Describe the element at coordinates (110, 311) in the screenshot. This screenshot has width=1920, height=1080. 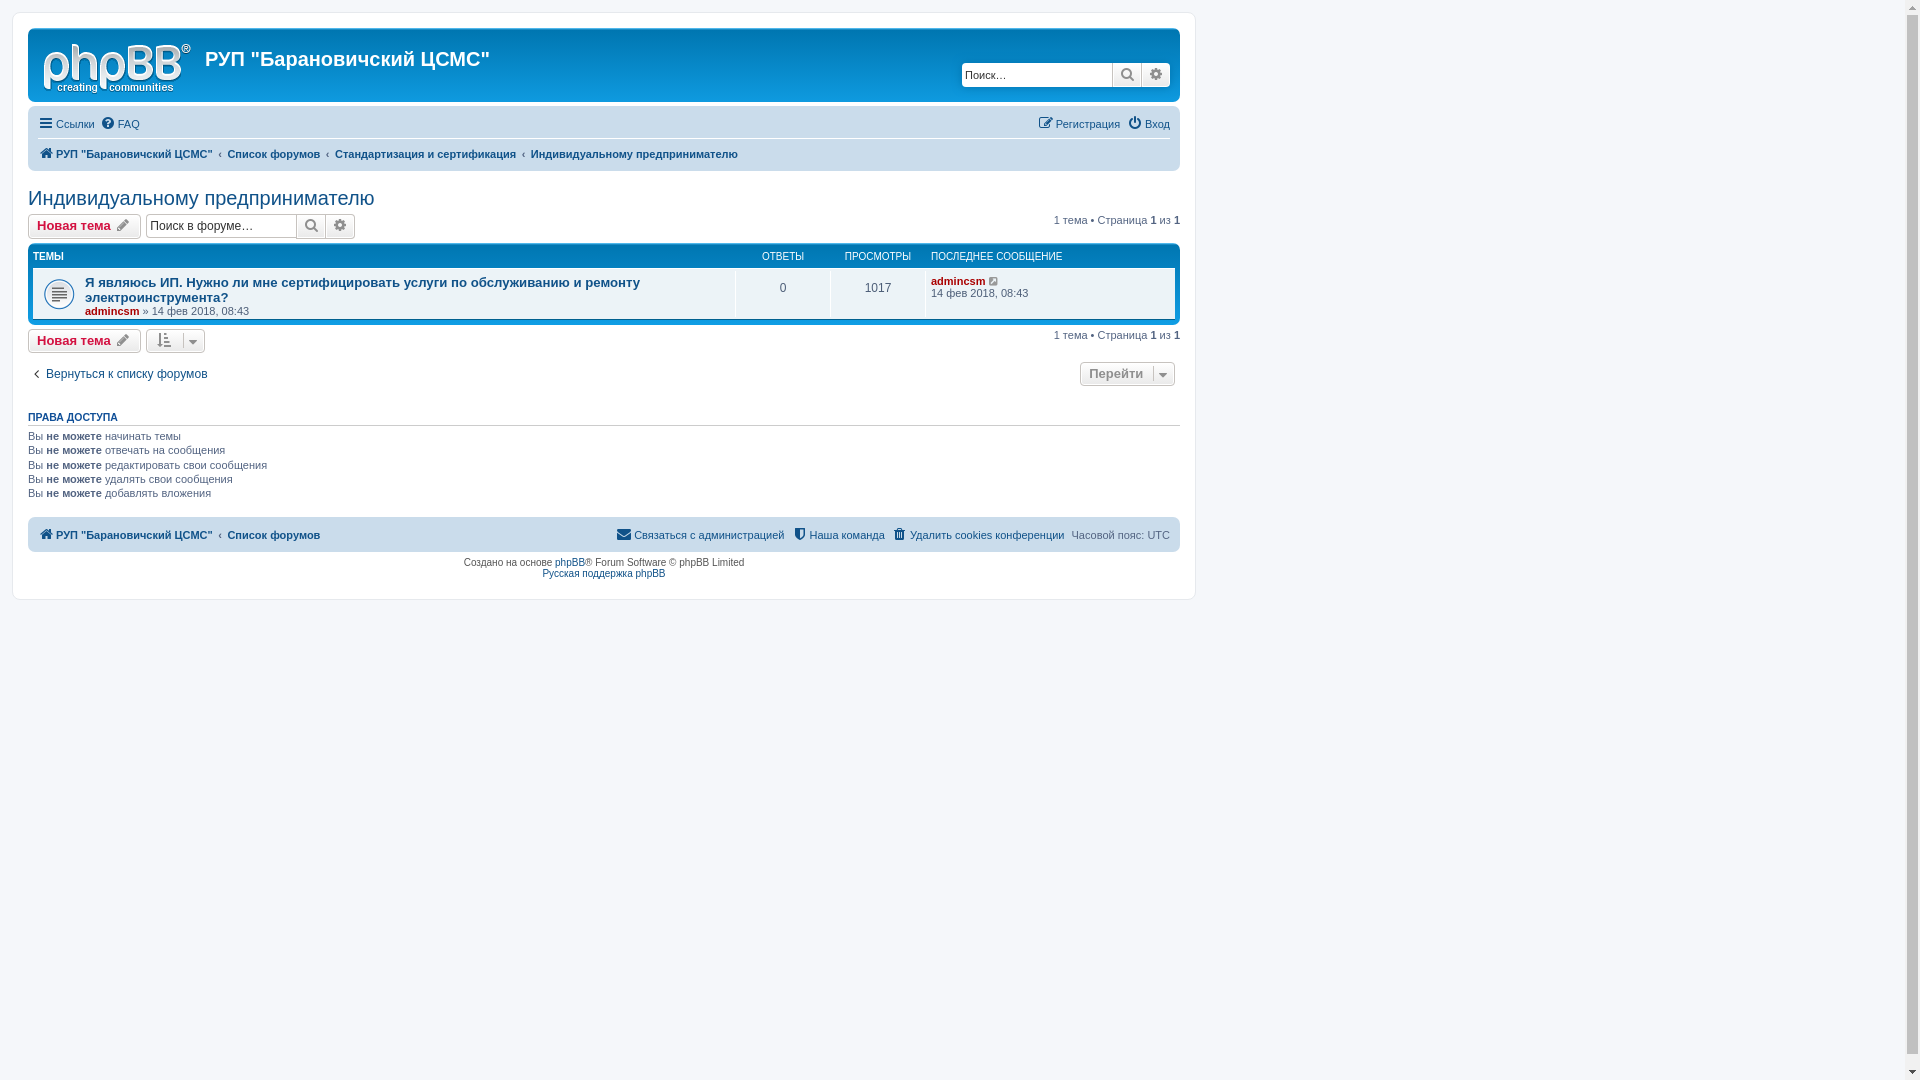
I see `'admincsm'` at that location.